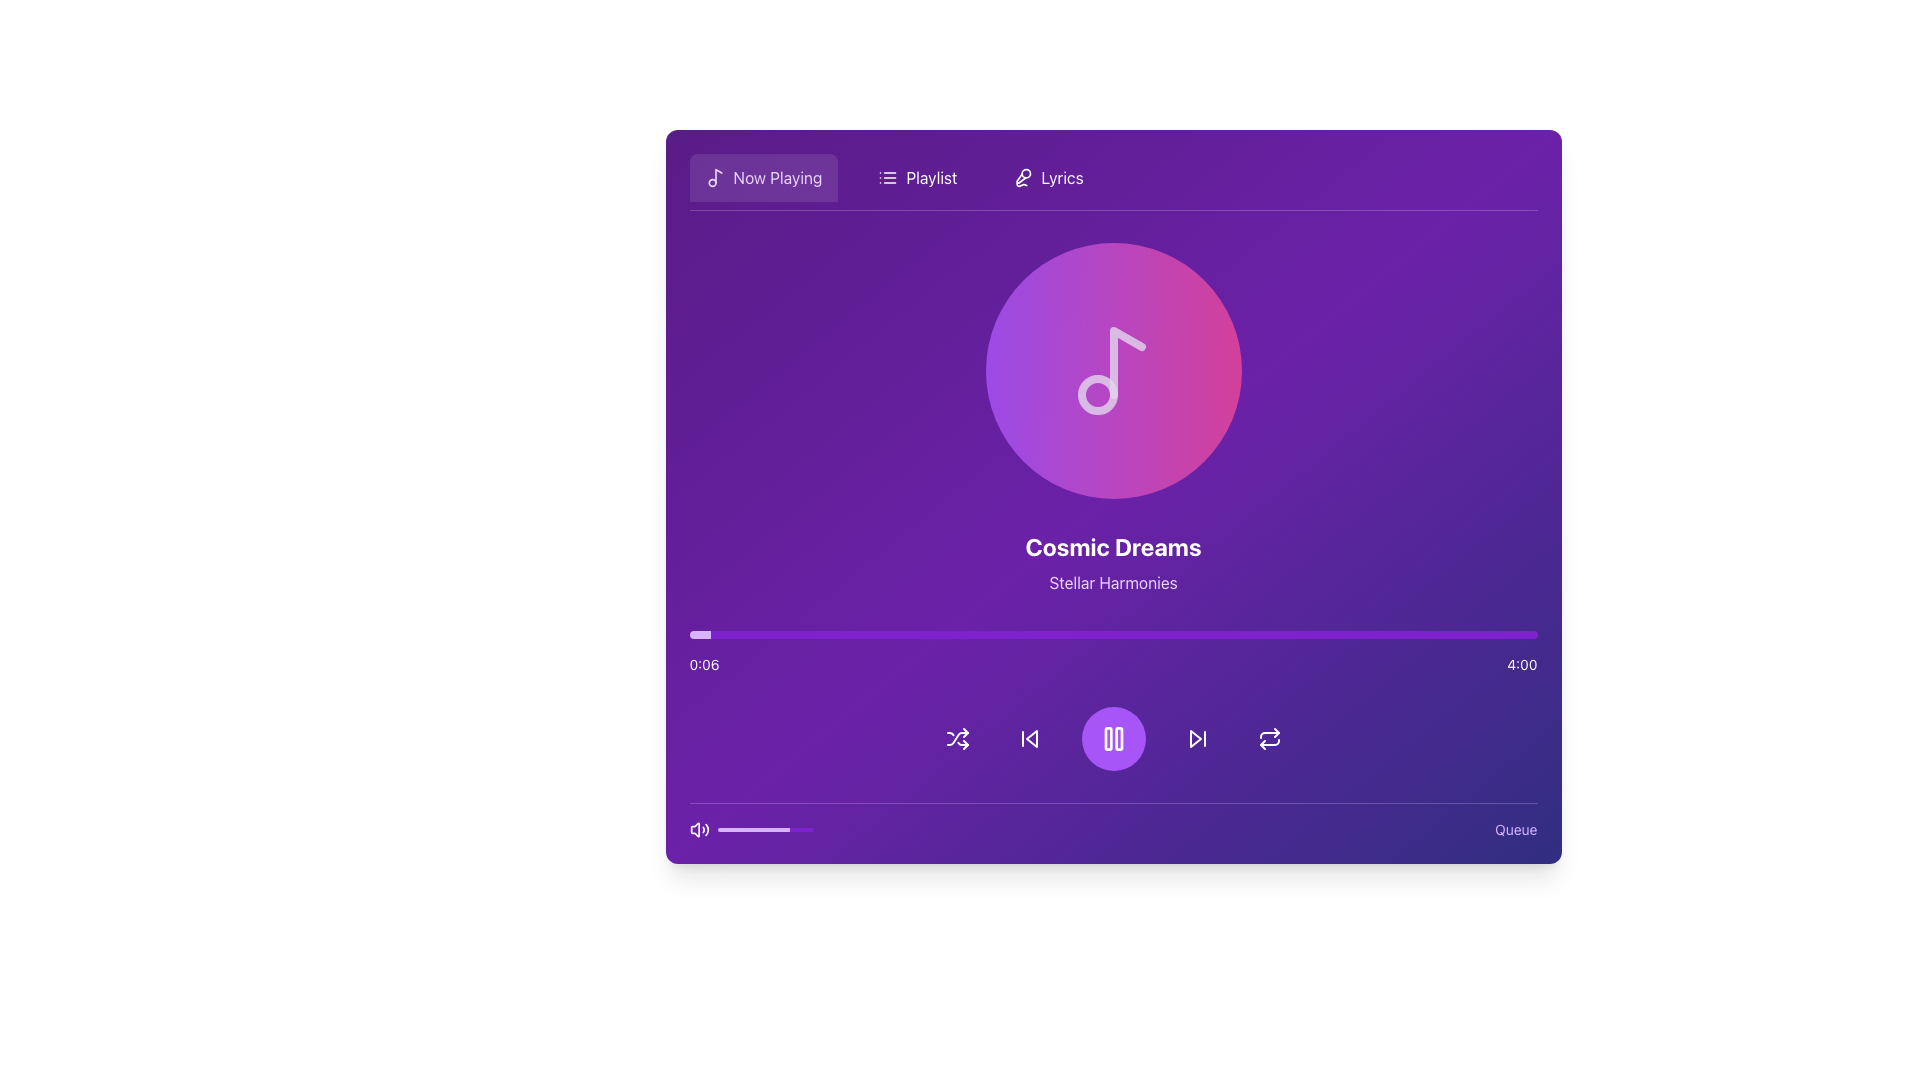 The width and height of the screenshot is (1920, 1080). I want to click on the Decorative Icon, which is a white music note icon with a translucent effect, centered within a circular gradient background transitioning from purple to pink, so click(1112, 370).